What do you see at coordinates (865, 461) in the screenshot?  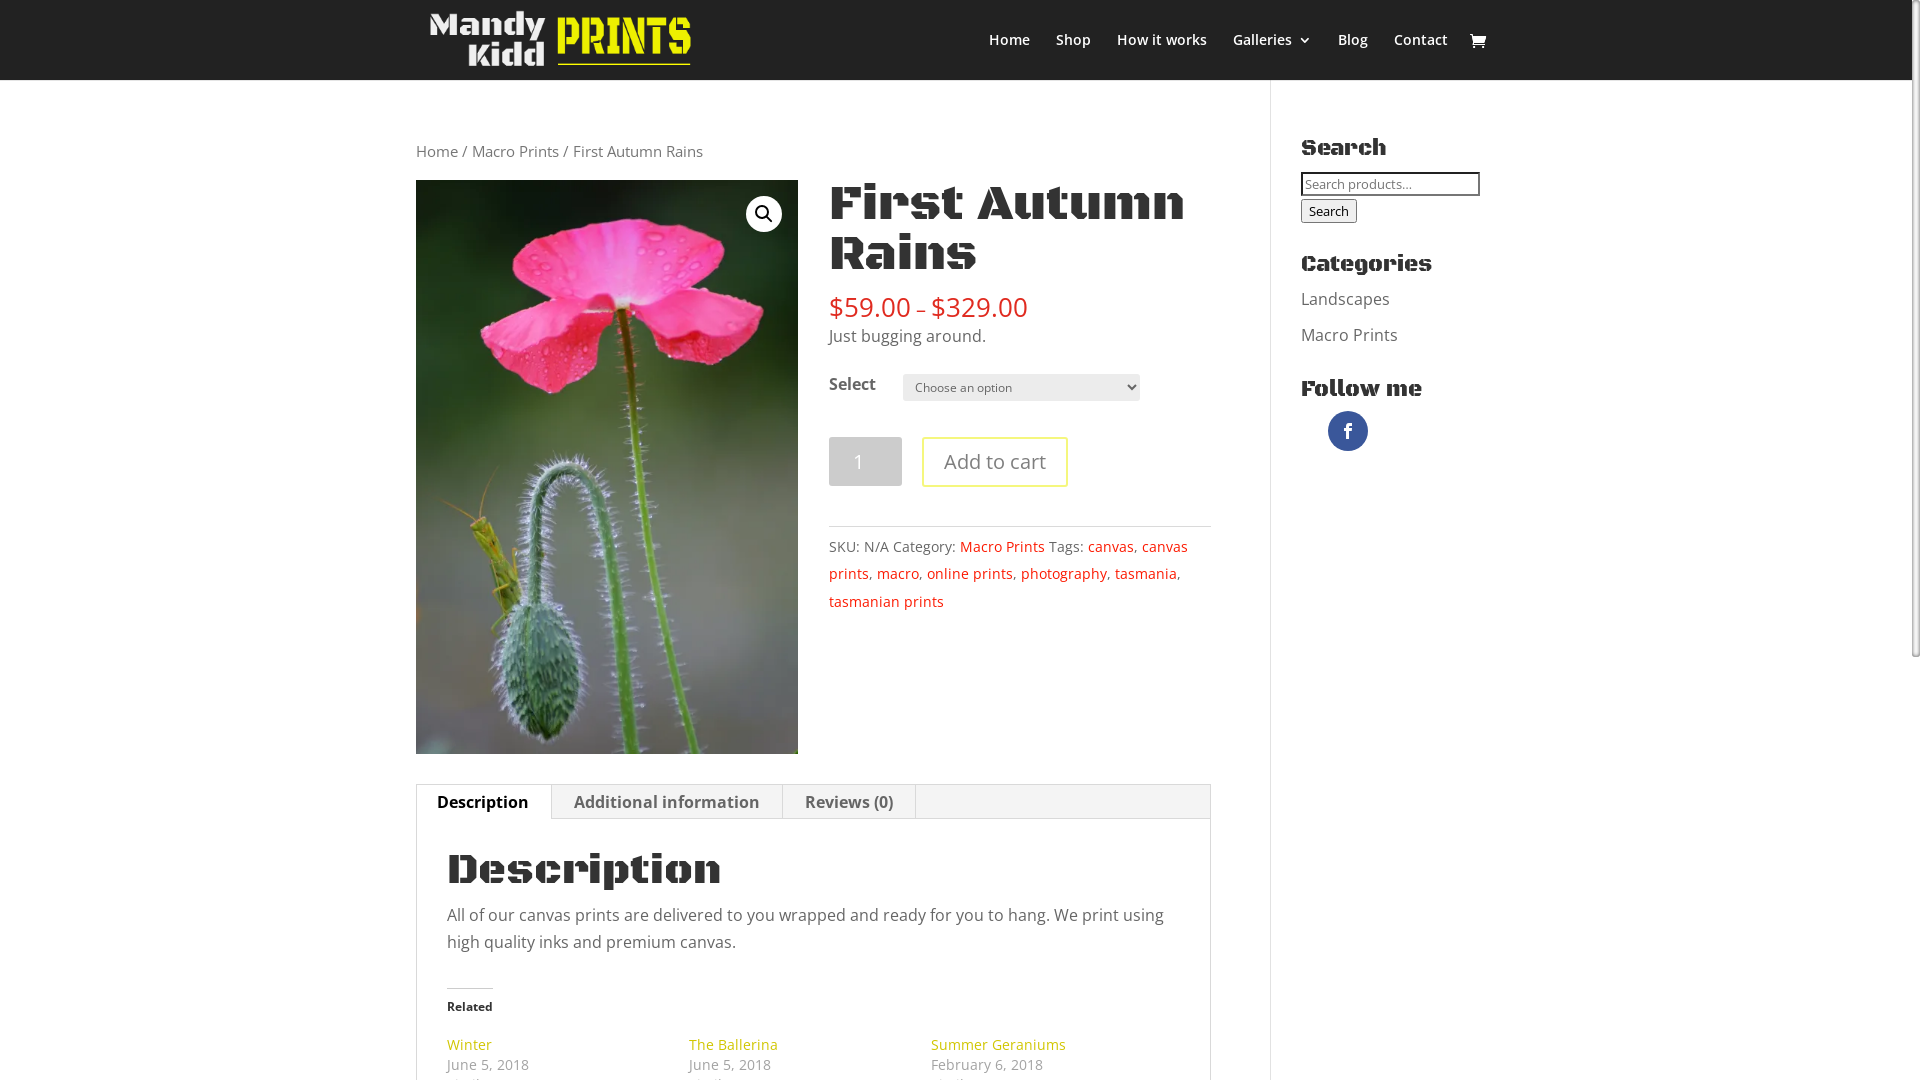 I see `'Qty'` at bounding box center [865, 461].